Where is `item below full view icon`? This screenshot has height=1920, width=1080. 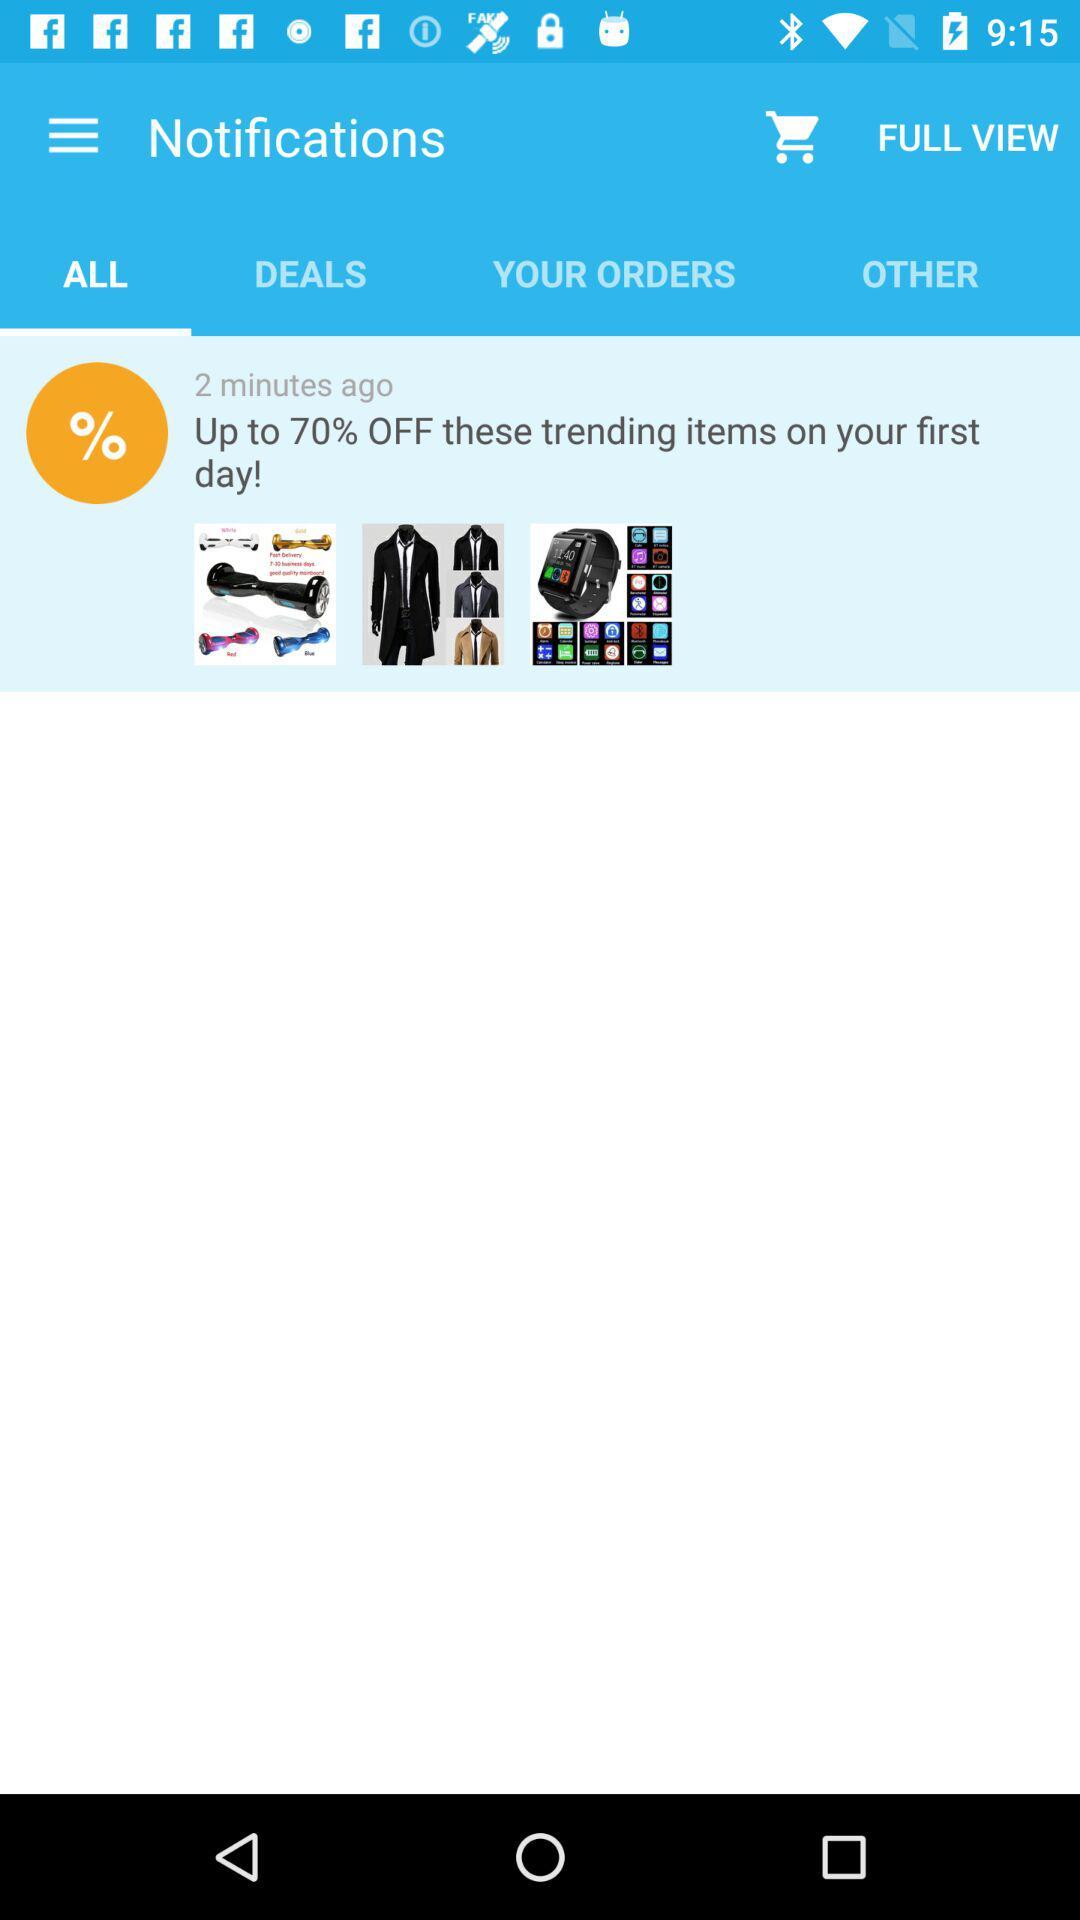 item below full view icon is located at coordinates (920, 272).